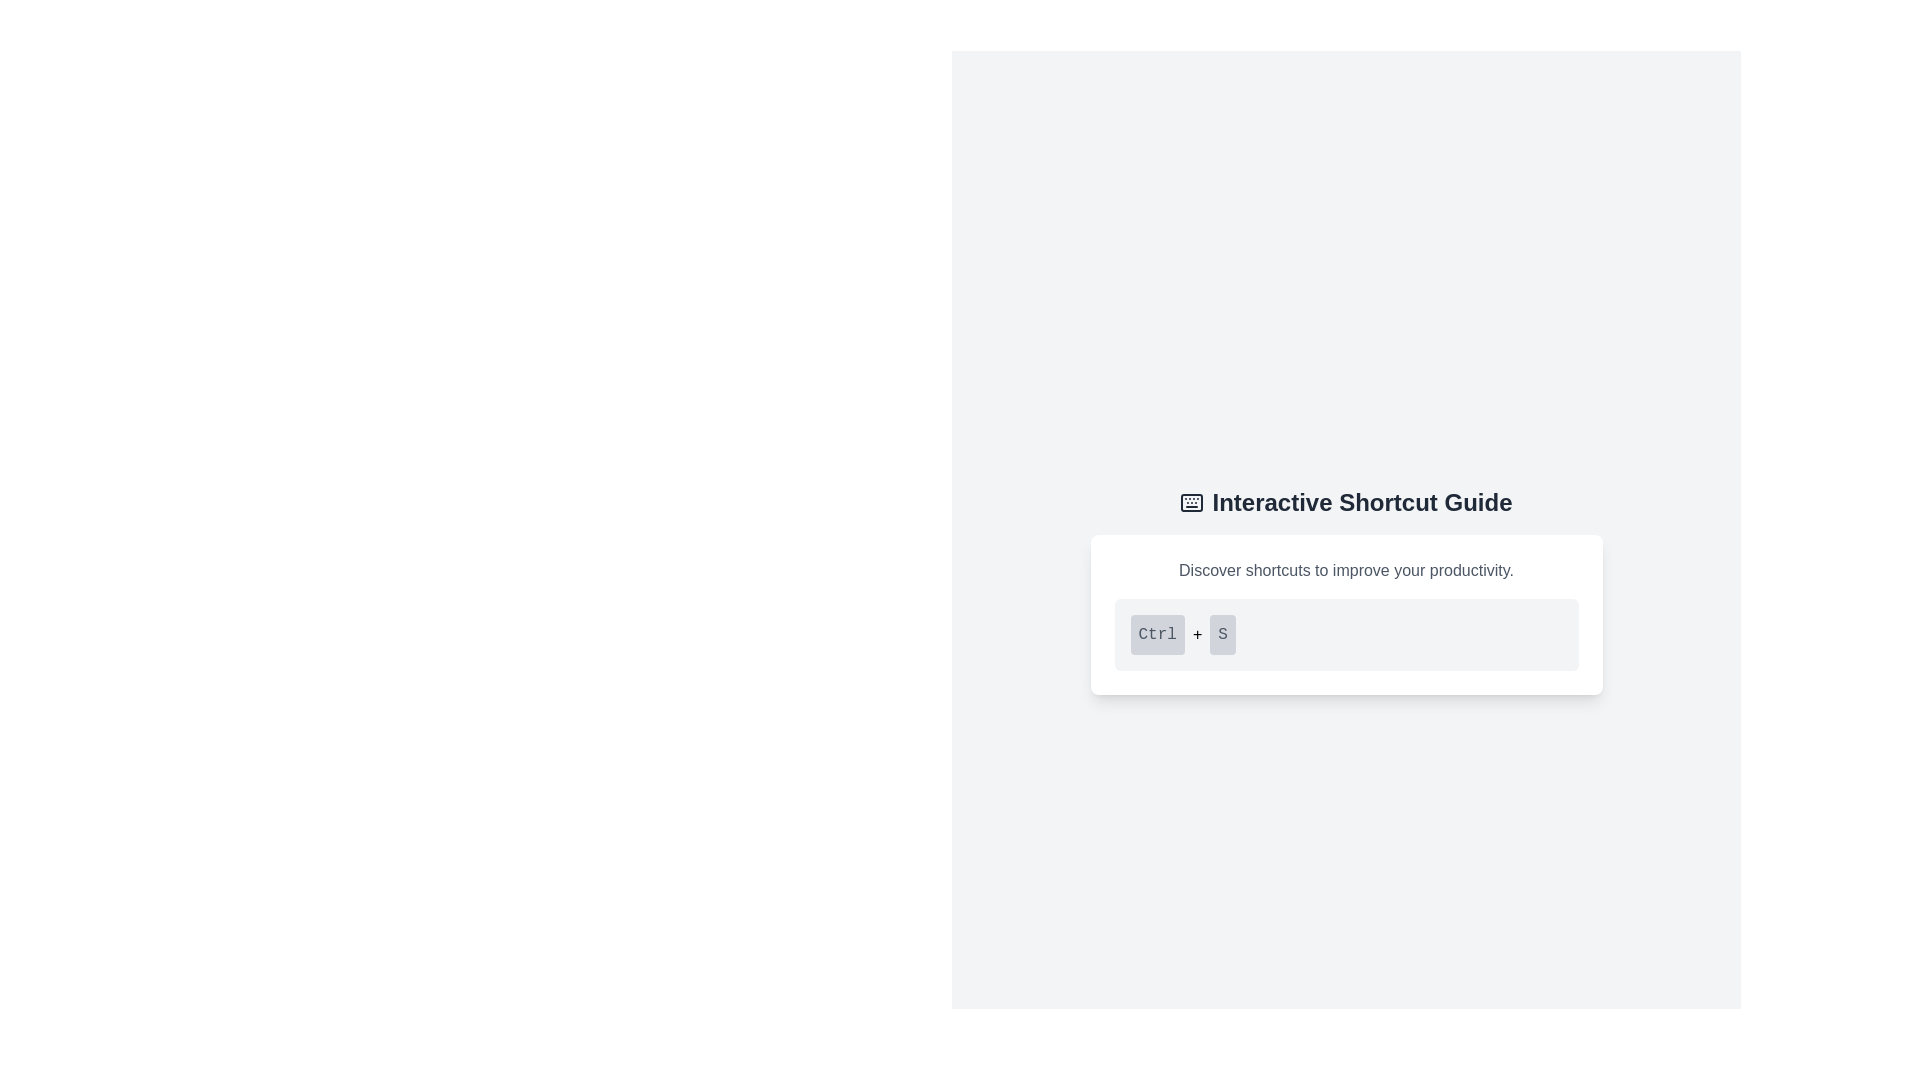 Image resolution: width=1920 pixels, height=1080 pixels. What do you see at coordinates (1192, 501) in the screenshot?
I see `the icon representing the heading 'Interactive Shortcut Guide', located at the start of the heading and to the left of the text` at bounding box center [1192, 501].